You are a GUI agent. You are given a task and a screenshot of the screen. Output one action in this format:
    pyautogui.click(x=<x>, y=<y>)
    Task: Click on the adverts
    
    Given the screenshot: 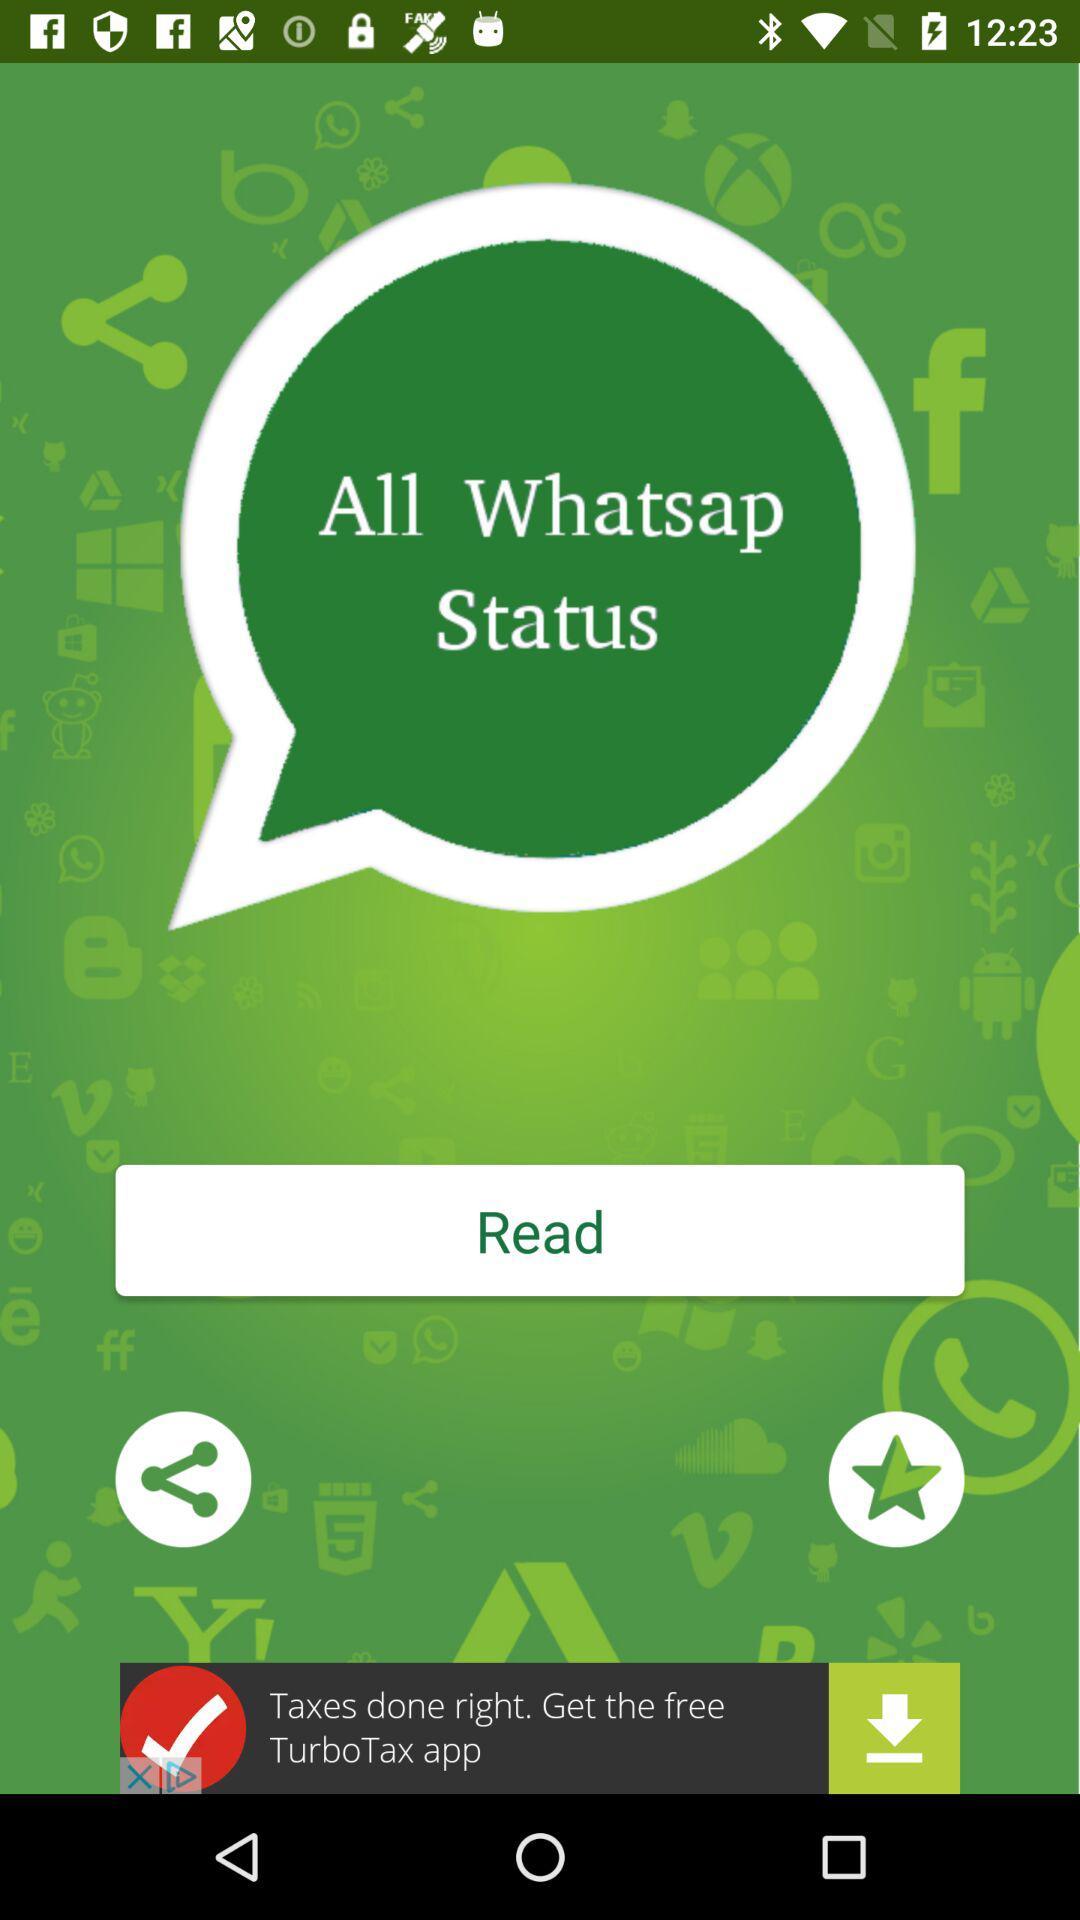 What is the action you would take?
    pyautogui.click(x=540, y=1727)
    